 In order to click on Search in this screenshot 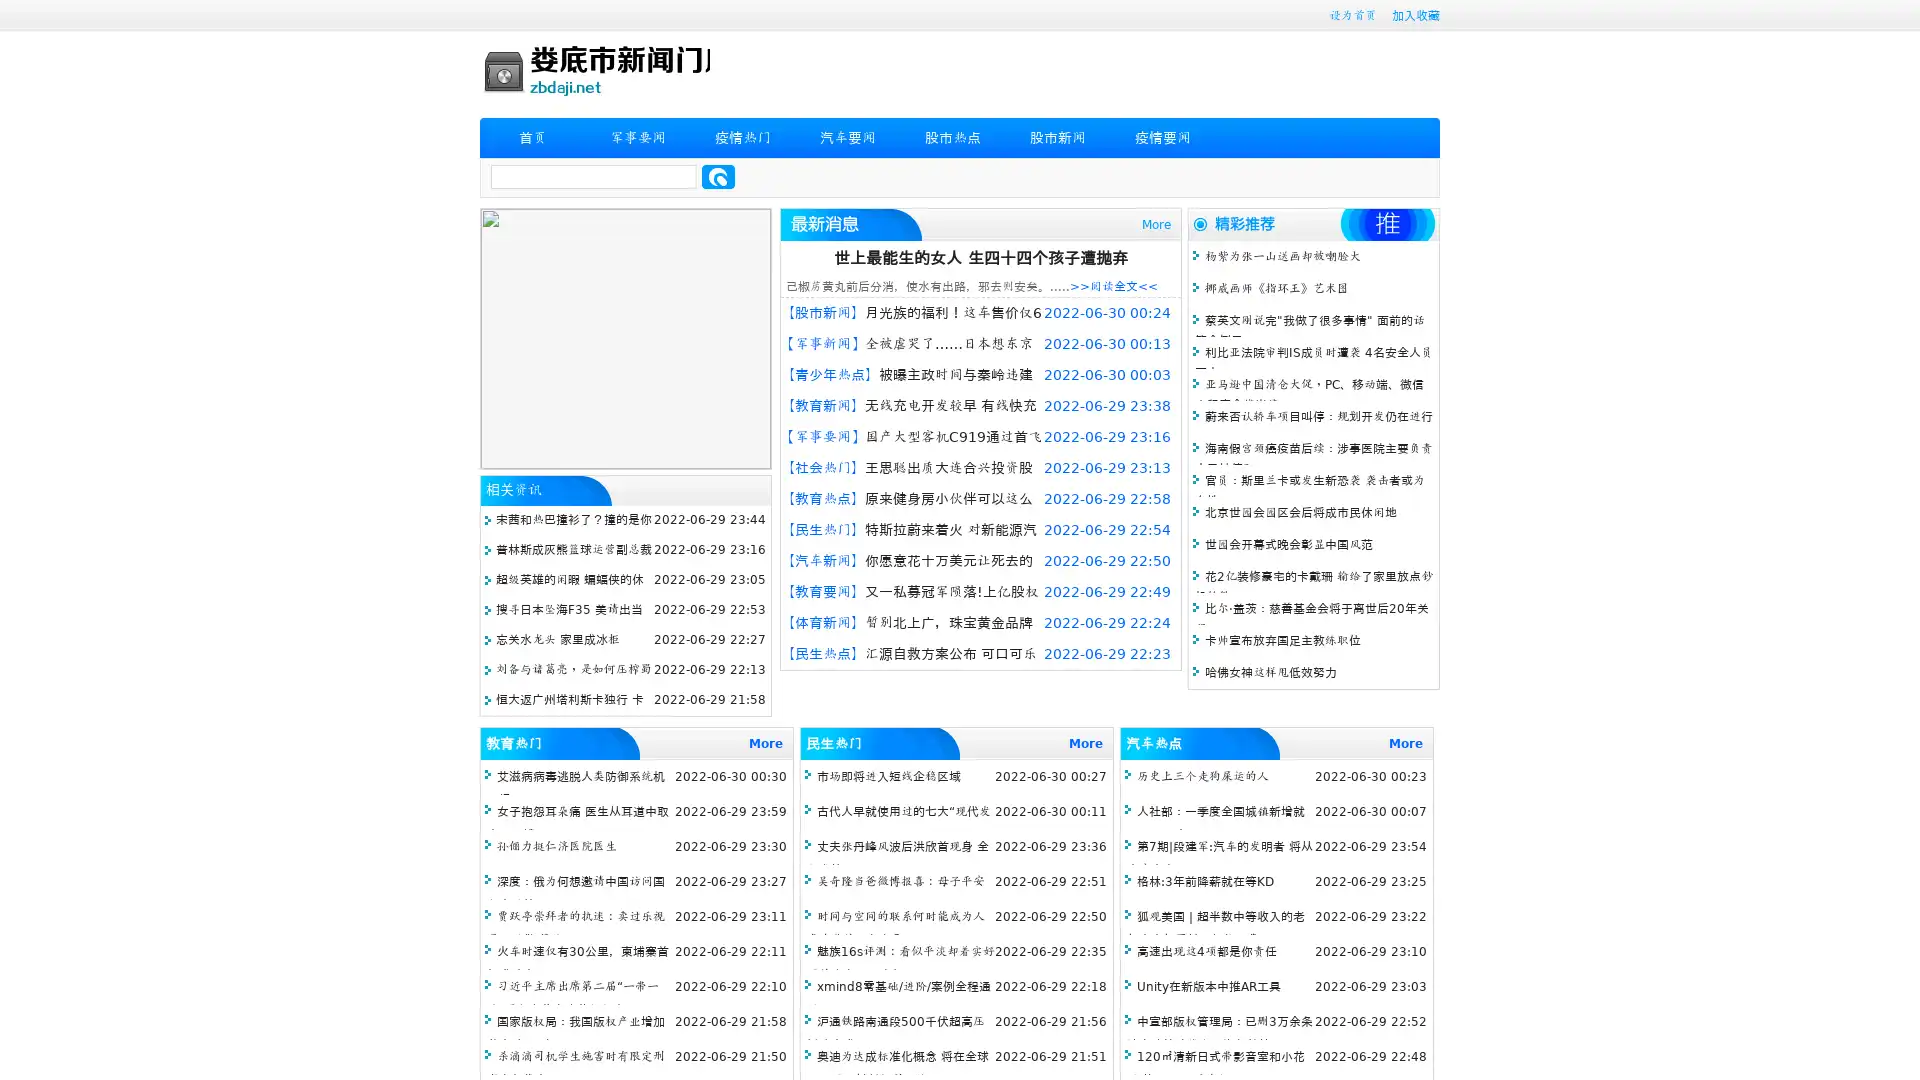, I will do `click(718, 176)`.